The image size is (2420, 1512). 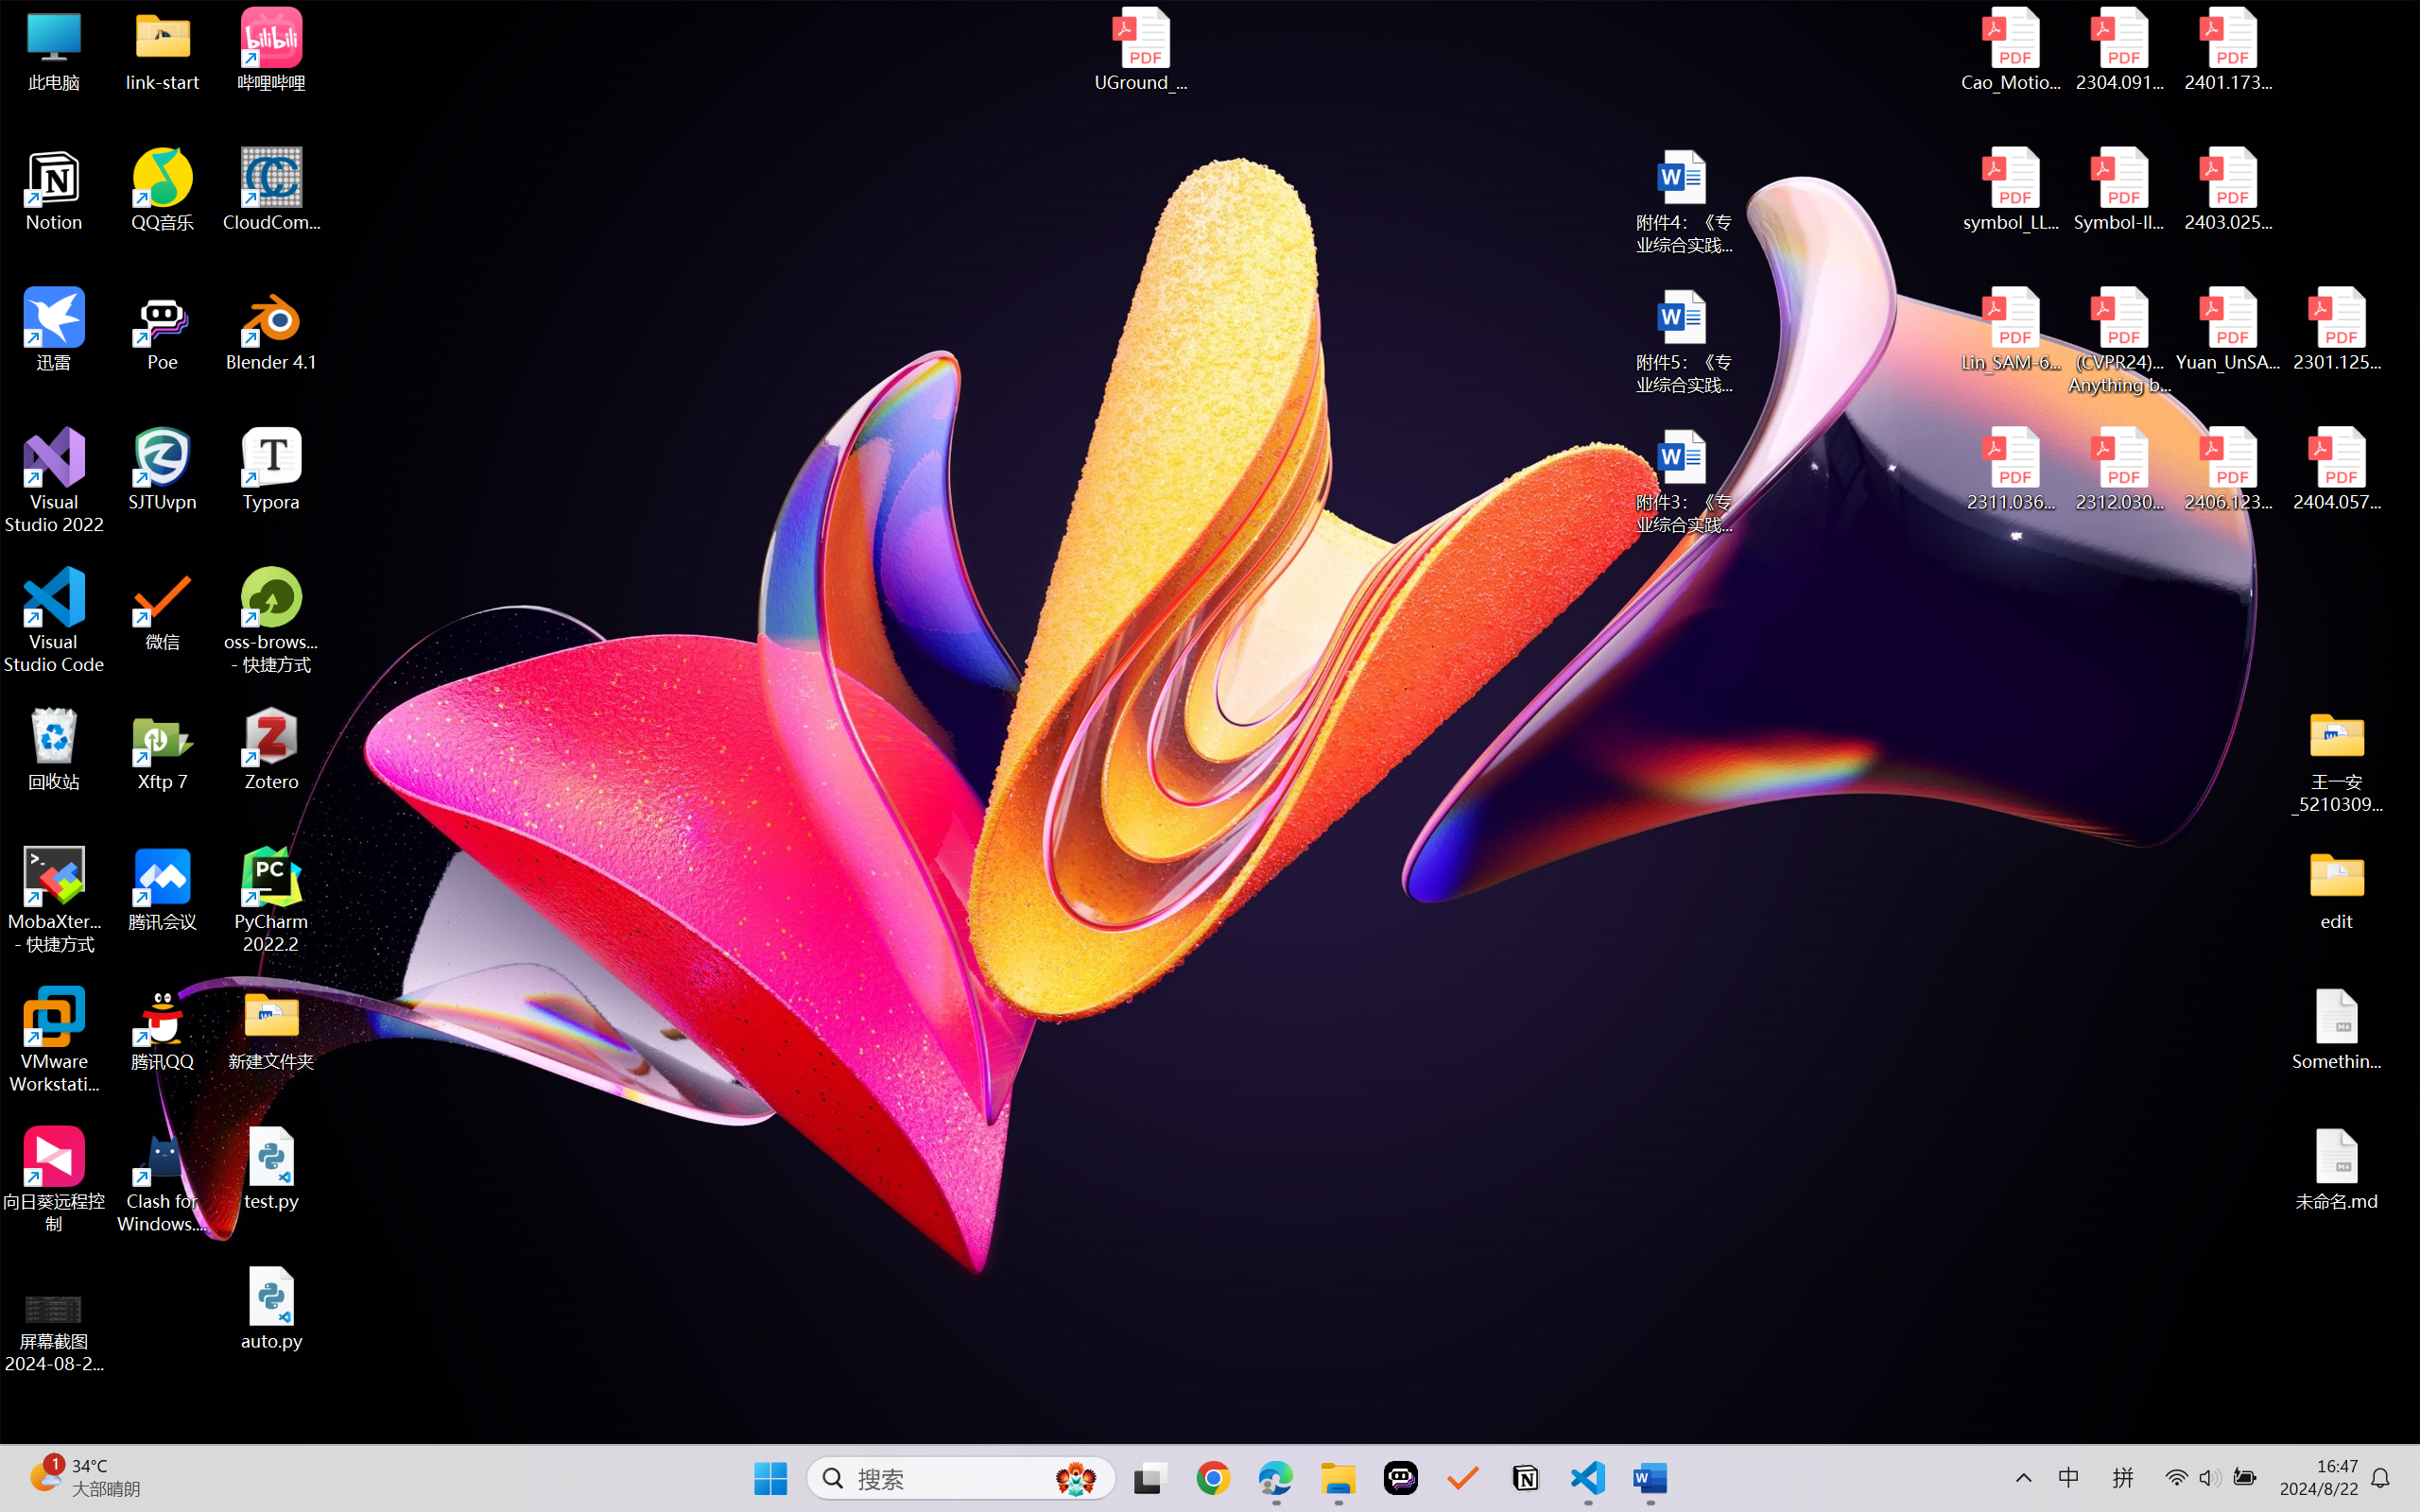 What do you see at coordinates (2226, 49) in the screenshot?
I see `'2401.17399v1.pdf'` at bounding box center [2226, 49].